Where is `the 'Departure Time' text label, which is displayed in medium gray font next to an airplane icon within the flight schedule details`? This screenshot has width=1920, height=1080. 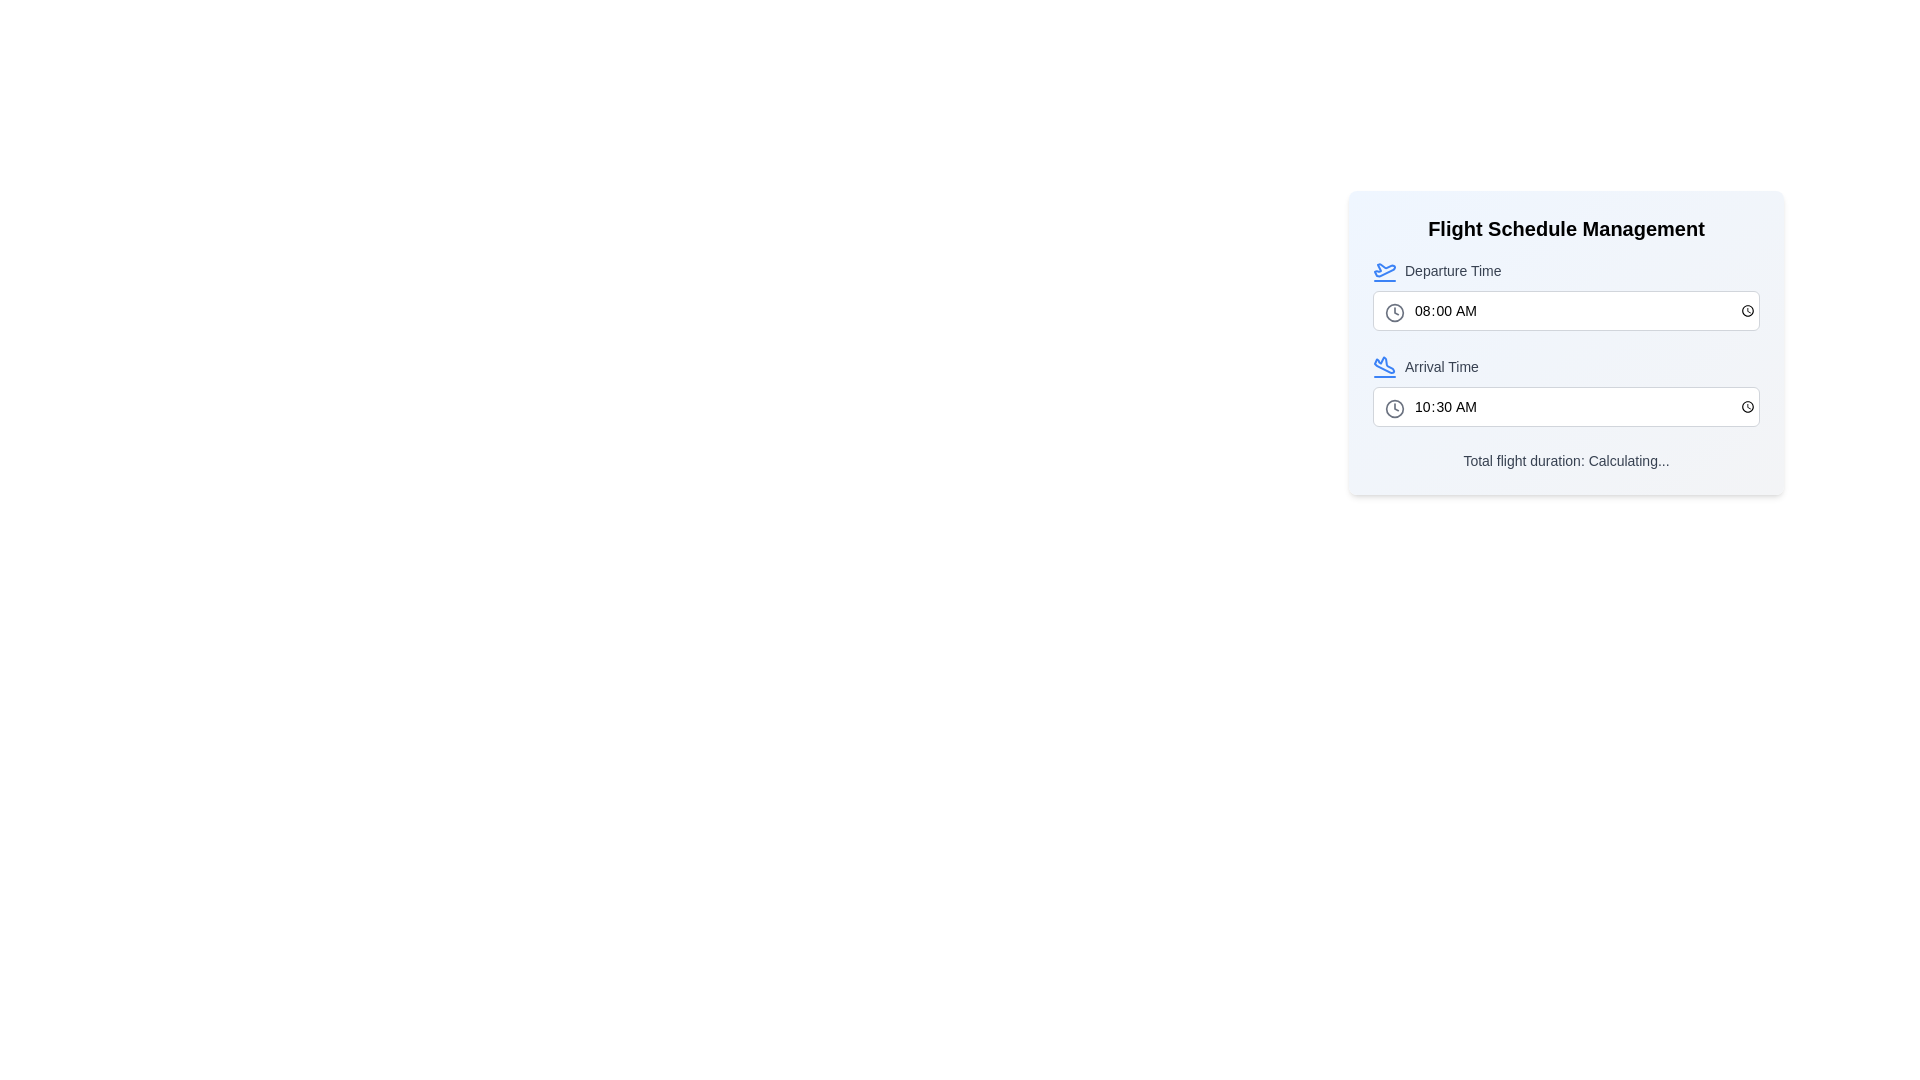 the 'Departure Time' text label, which is displayed in medium gray font next to an airplane icon within the flight schedule details is located at coordinates (1453, 270).